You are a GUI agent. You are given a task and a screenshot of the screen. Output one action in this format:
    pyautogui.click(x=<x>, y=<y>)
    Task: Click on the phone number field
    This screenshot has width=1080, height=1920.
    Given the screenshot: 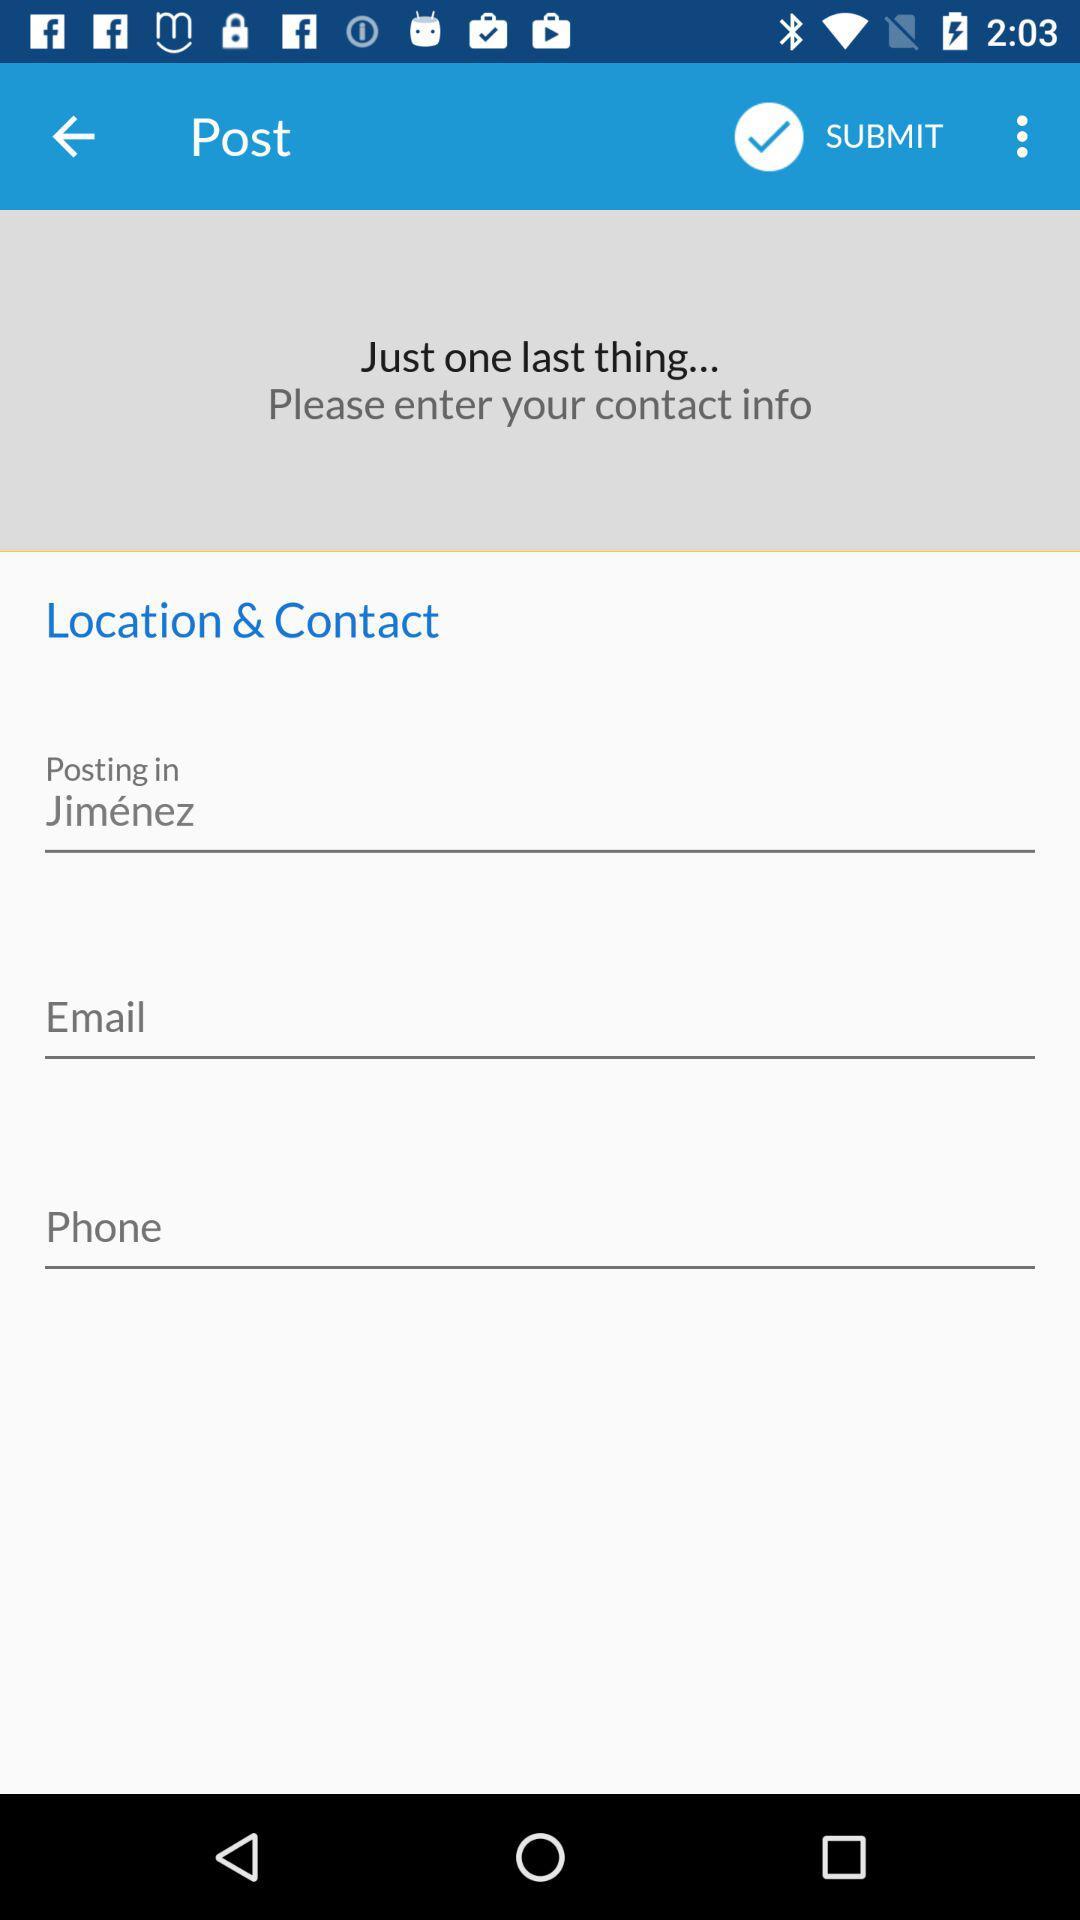 What is the action you would take?
    pyautogui.click(x=540, y=1212)
    